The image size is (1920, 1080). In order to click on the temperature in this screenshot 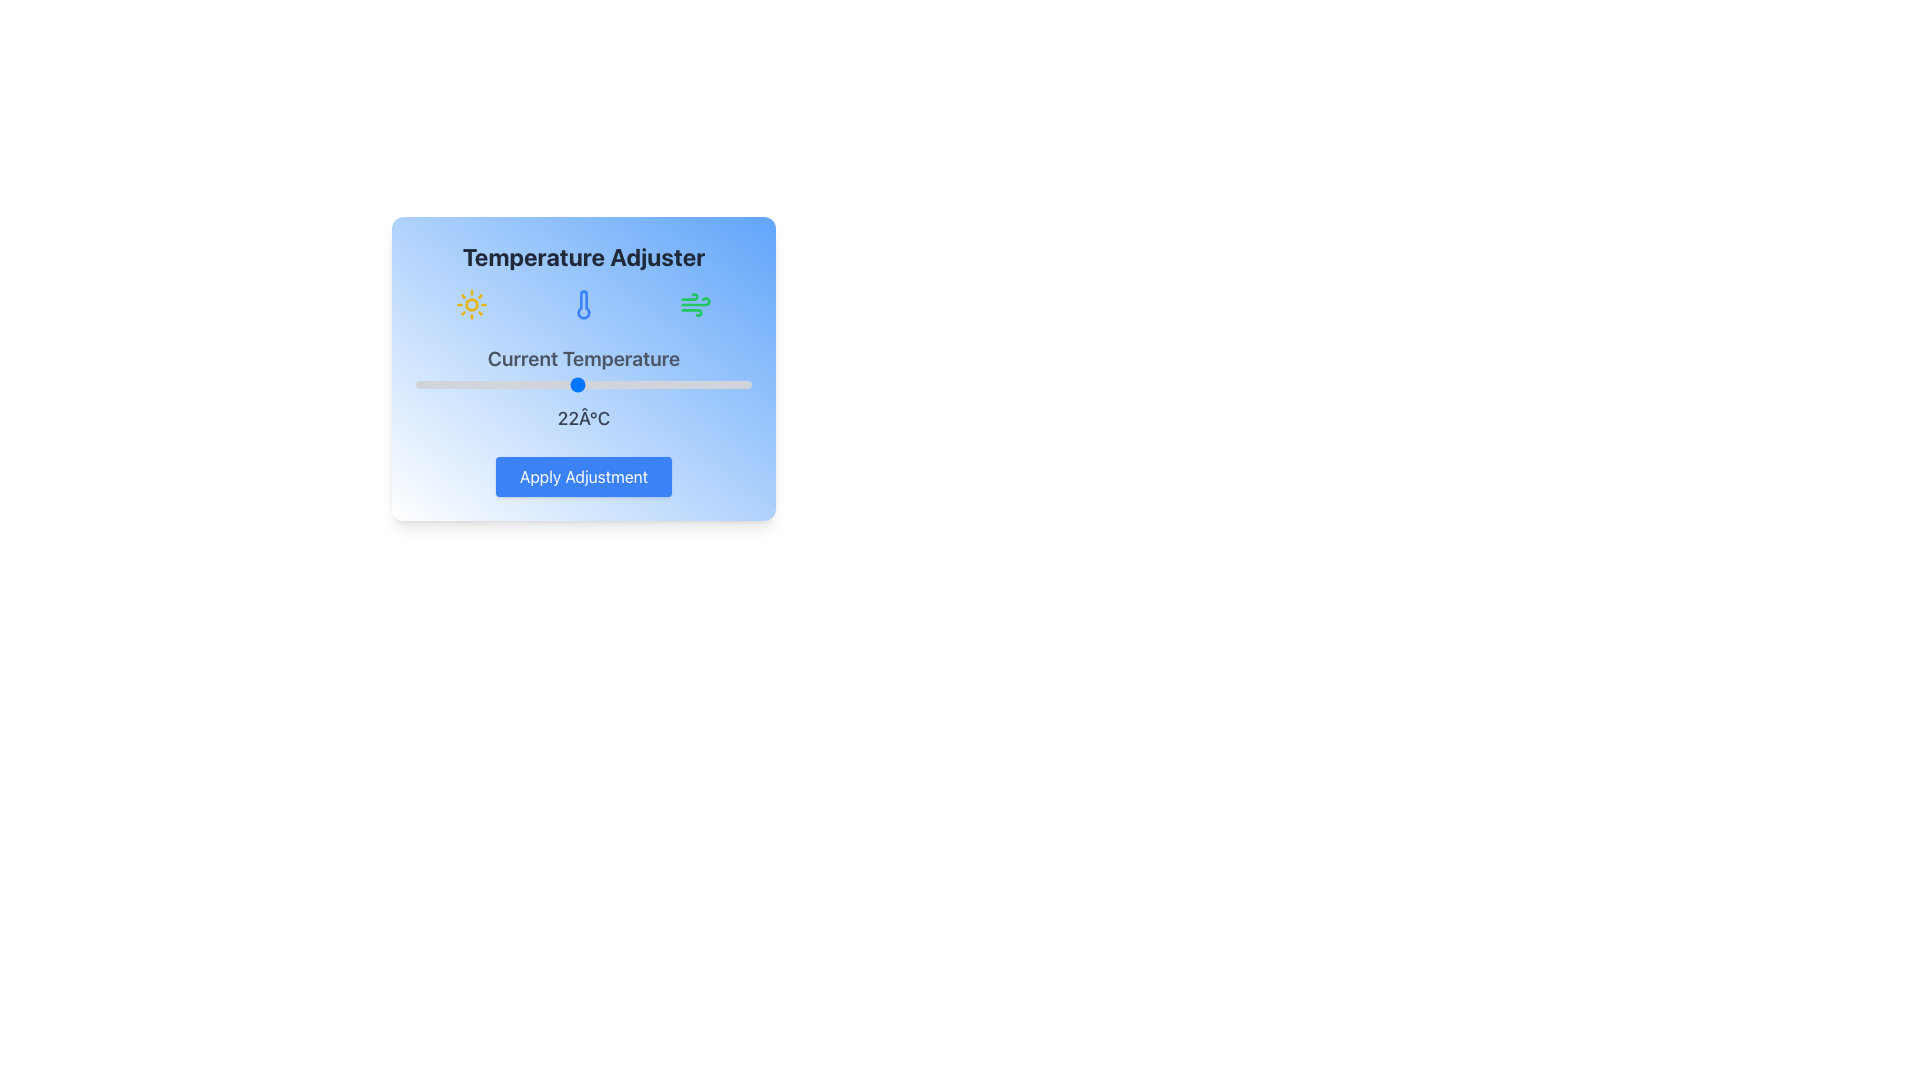, I will do `click(671, 385)`.